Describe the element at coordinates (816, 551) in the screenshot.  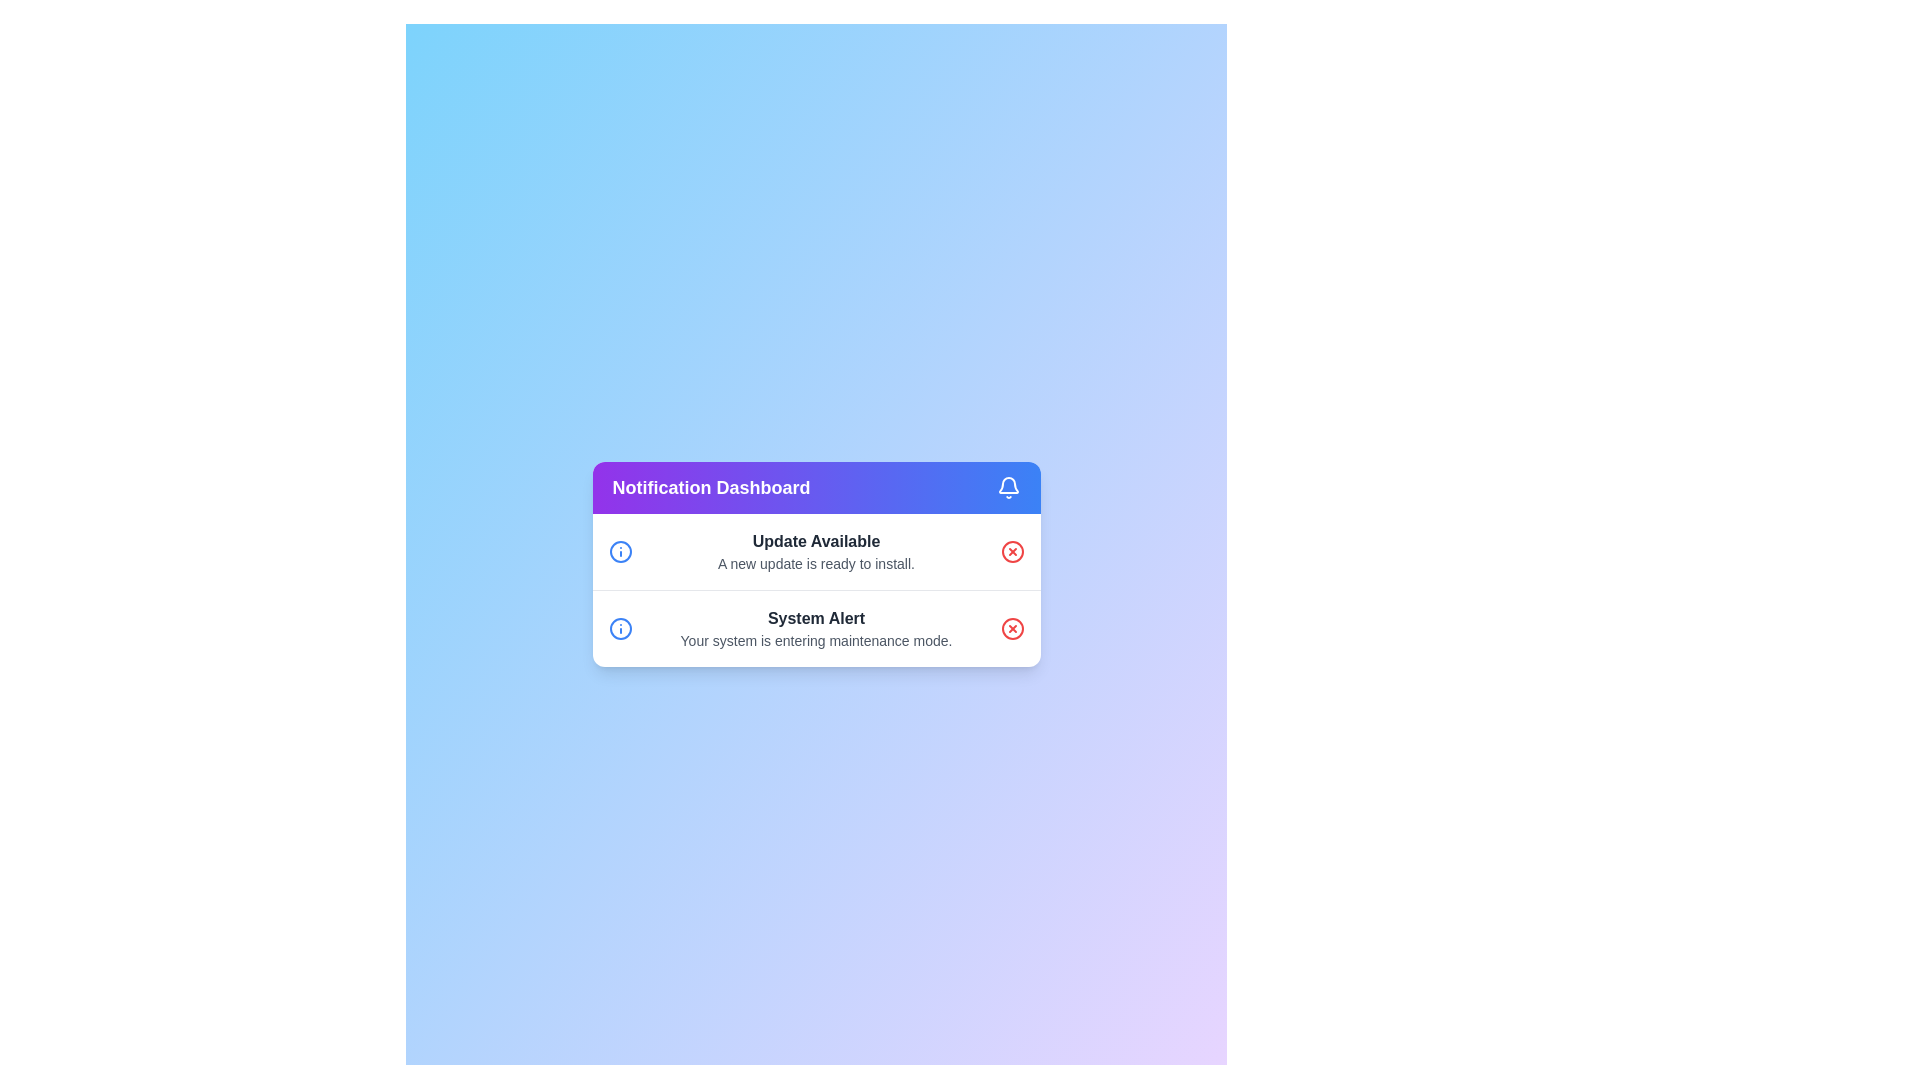
I see `text displayed in the 'Update Available' notification, which includes the title and subtitle, centered in the Notification Dashboard` at that location.